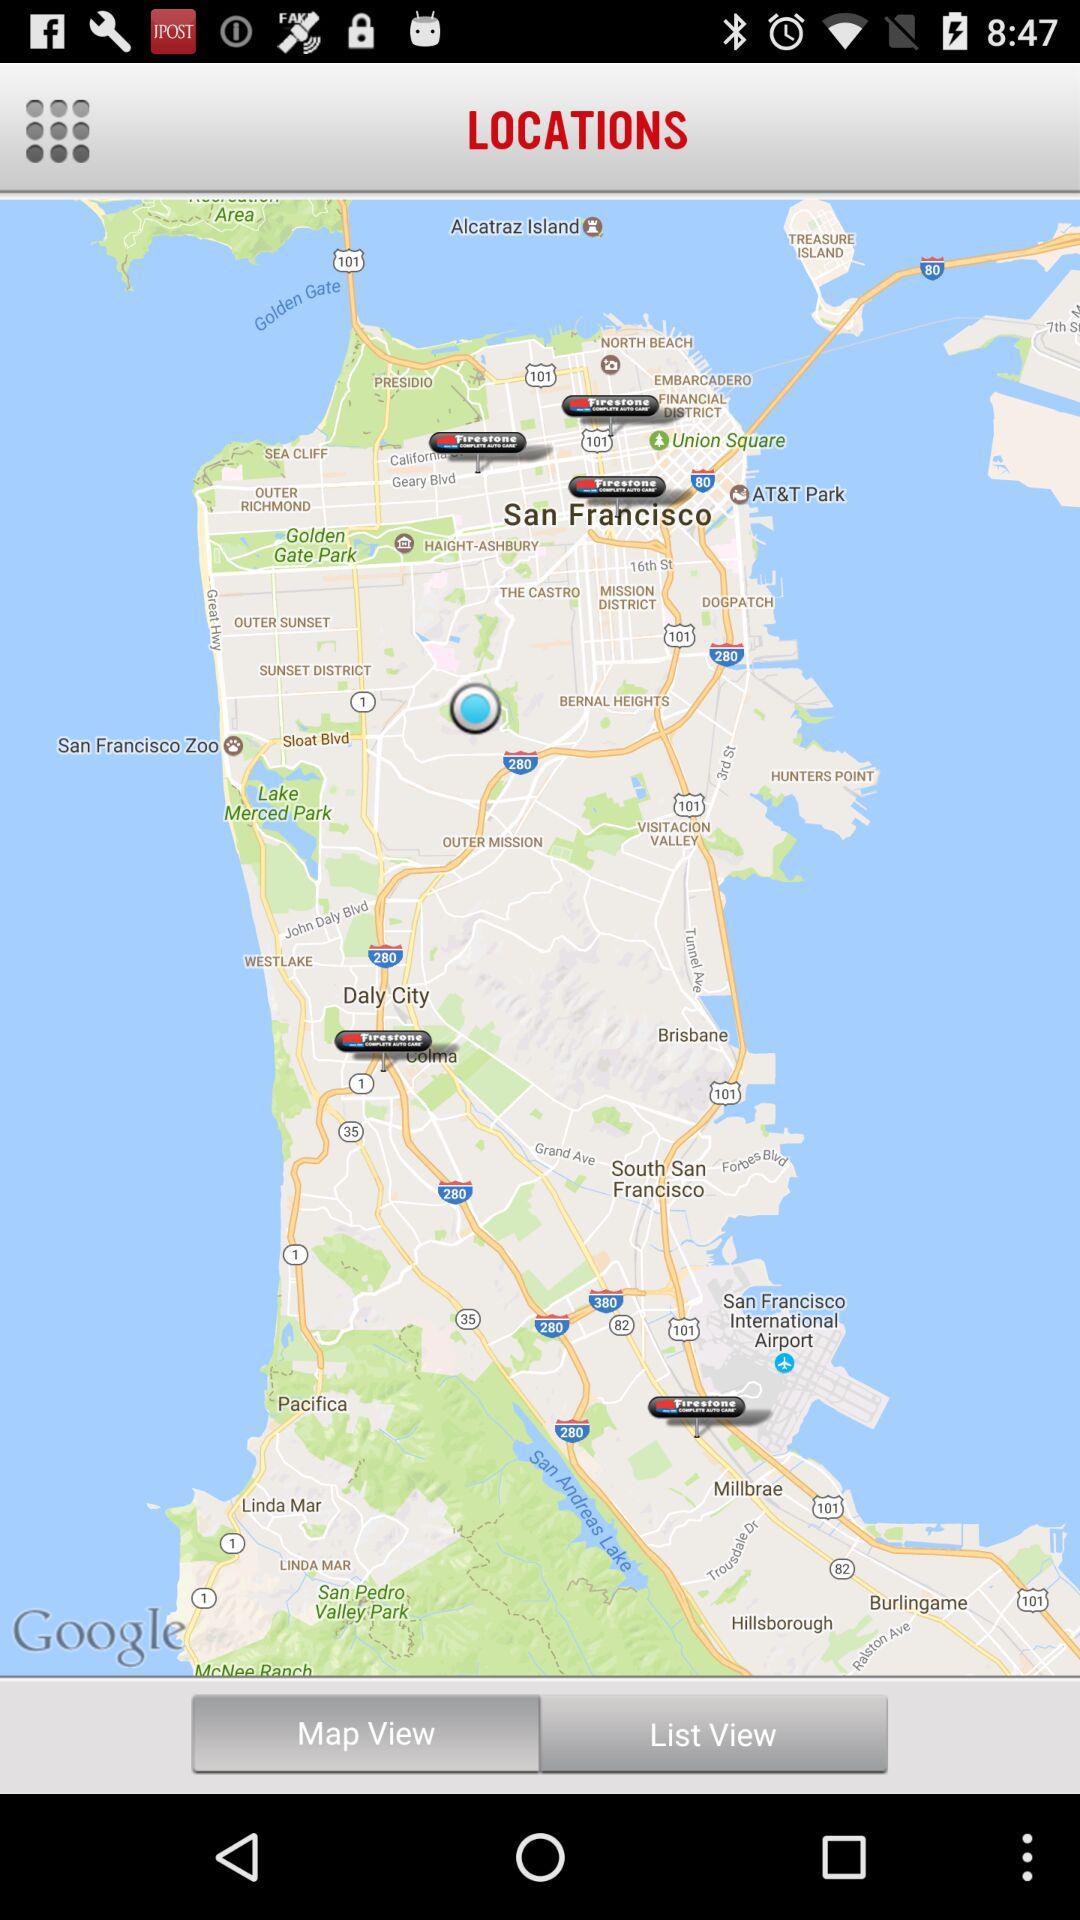  Describe the element at coordinates (56, 130) in the screenshot. I see `open menu` at that location.